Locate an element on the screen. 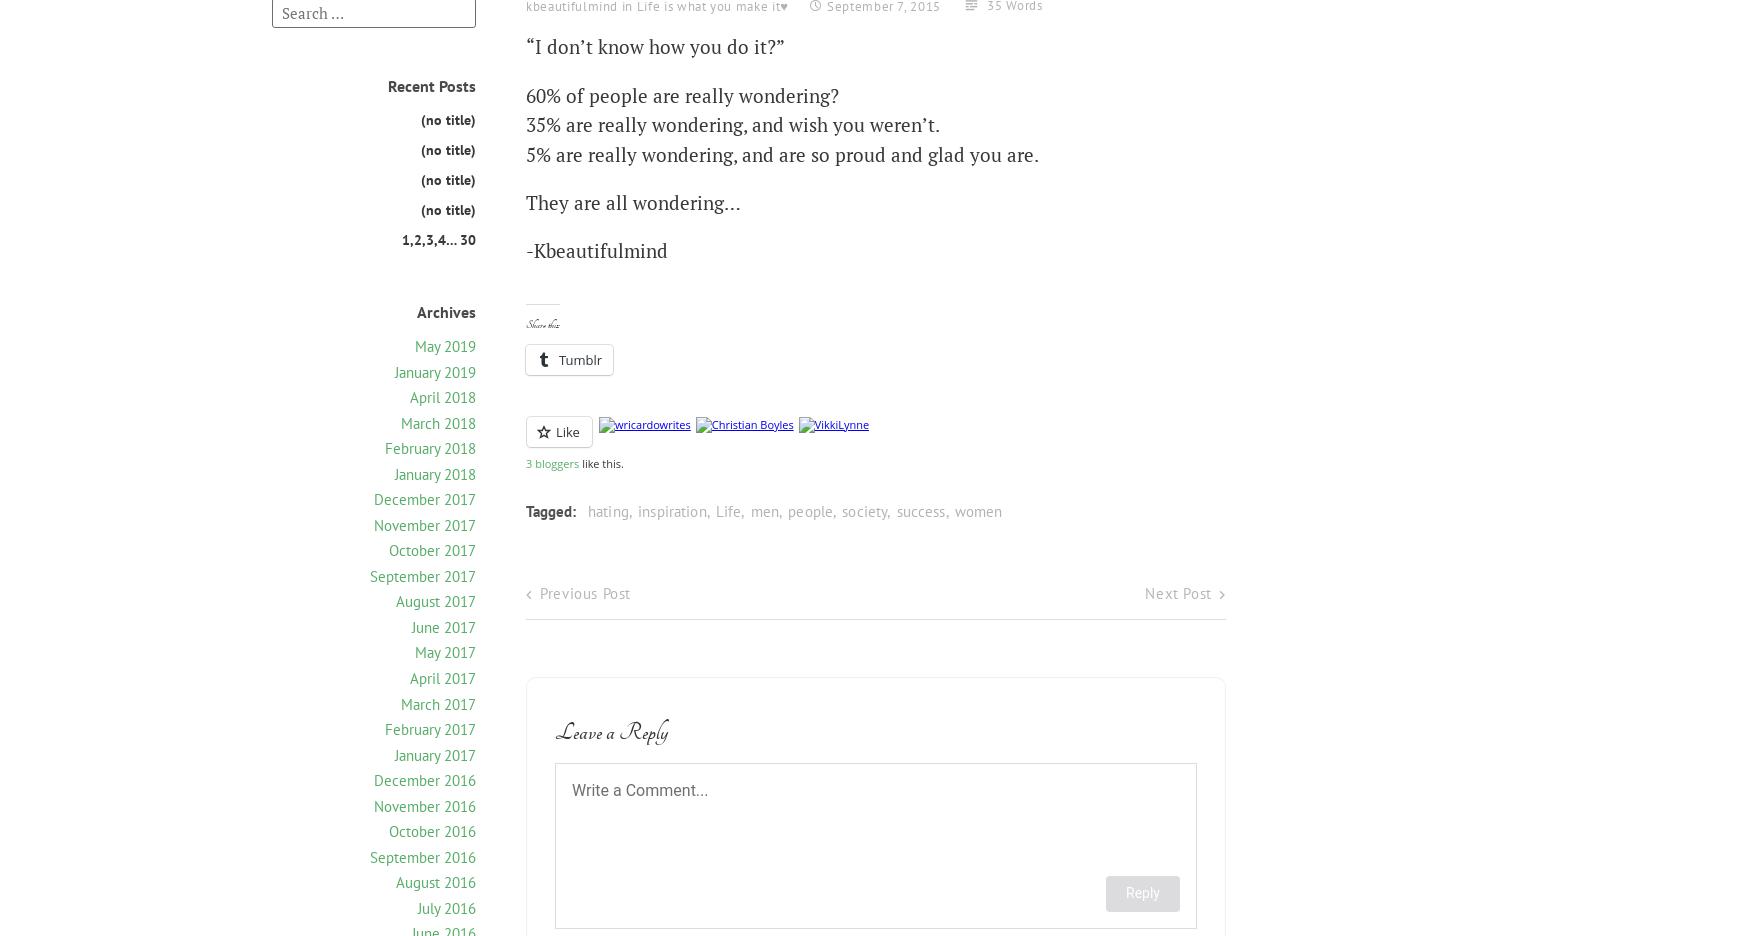 This screenshot has width=1752, height=936. 'Tagged' is located at coordinates (548, 511).